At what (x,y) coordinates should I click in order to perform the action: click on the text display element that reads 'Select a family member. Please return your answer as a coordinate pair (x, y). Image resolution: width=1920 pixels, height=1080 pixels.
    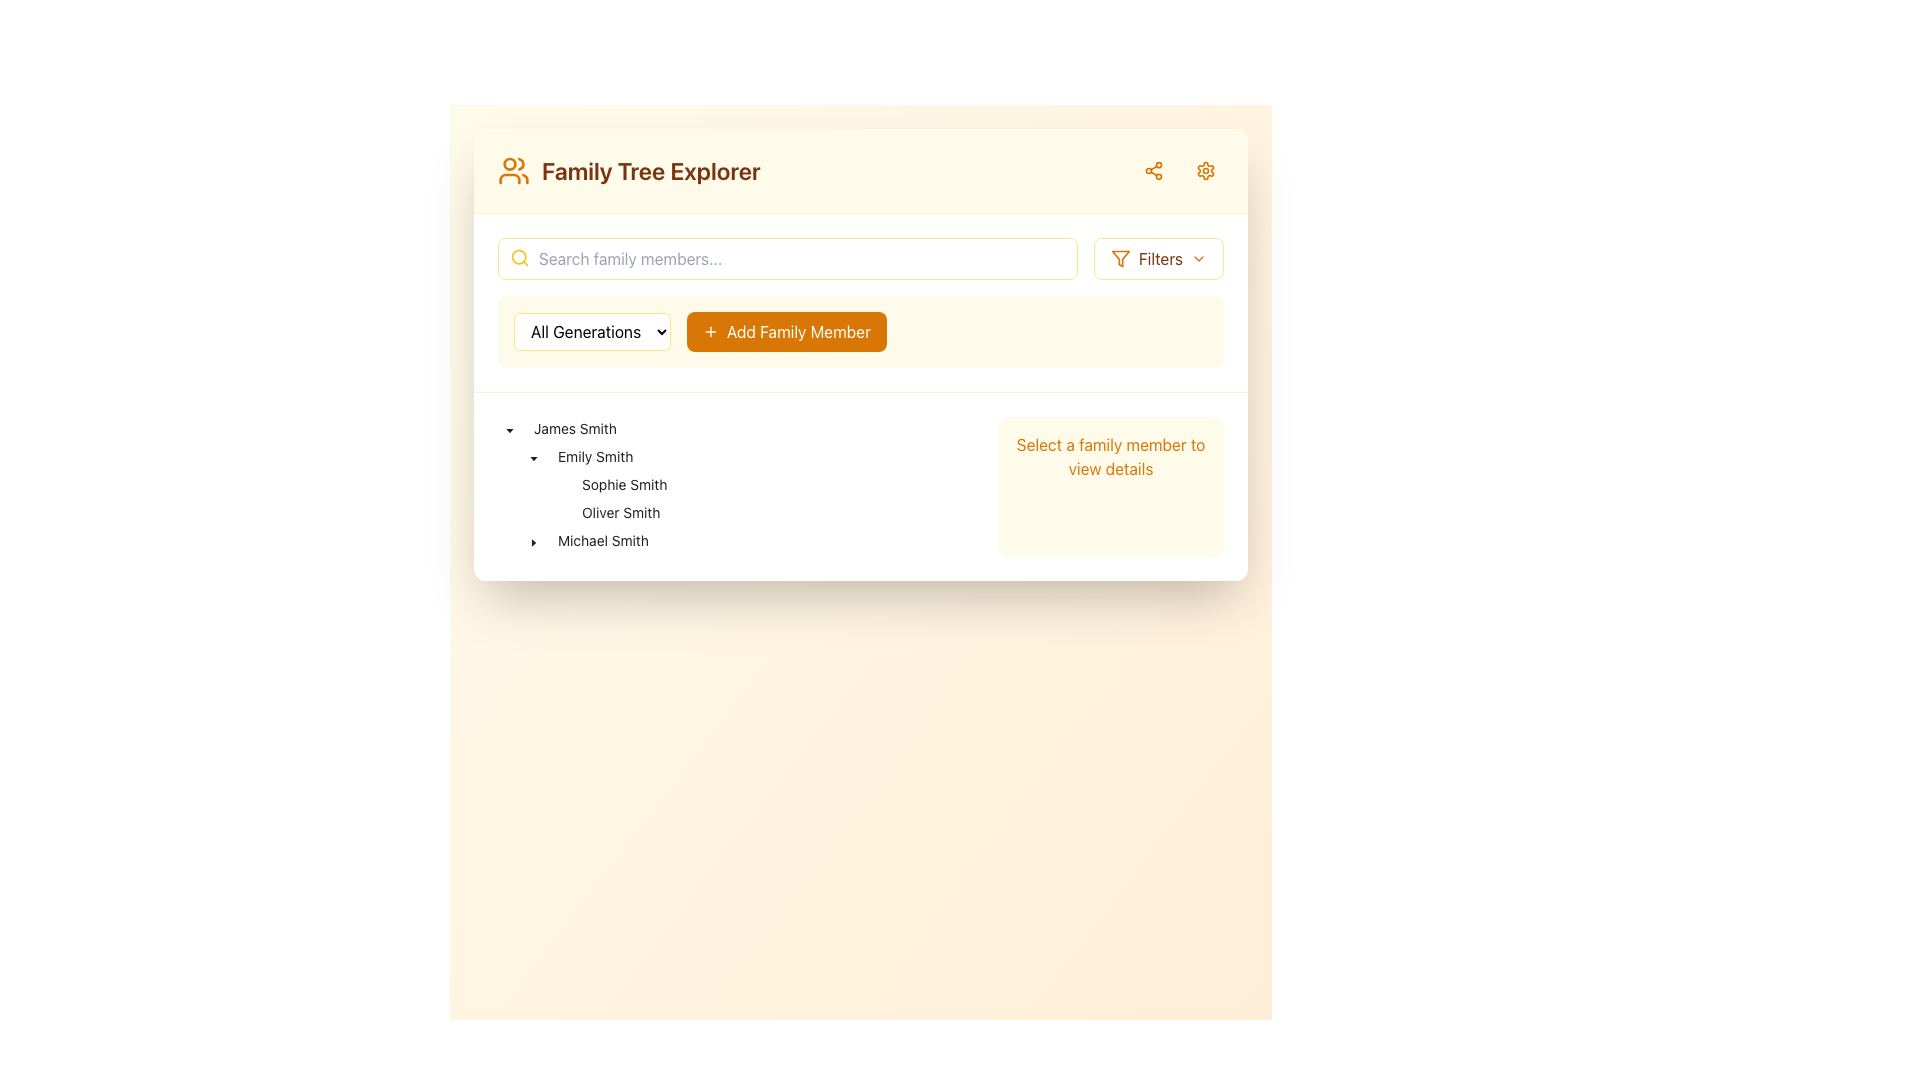
    Looking at the image, I should click on (1109, 456).